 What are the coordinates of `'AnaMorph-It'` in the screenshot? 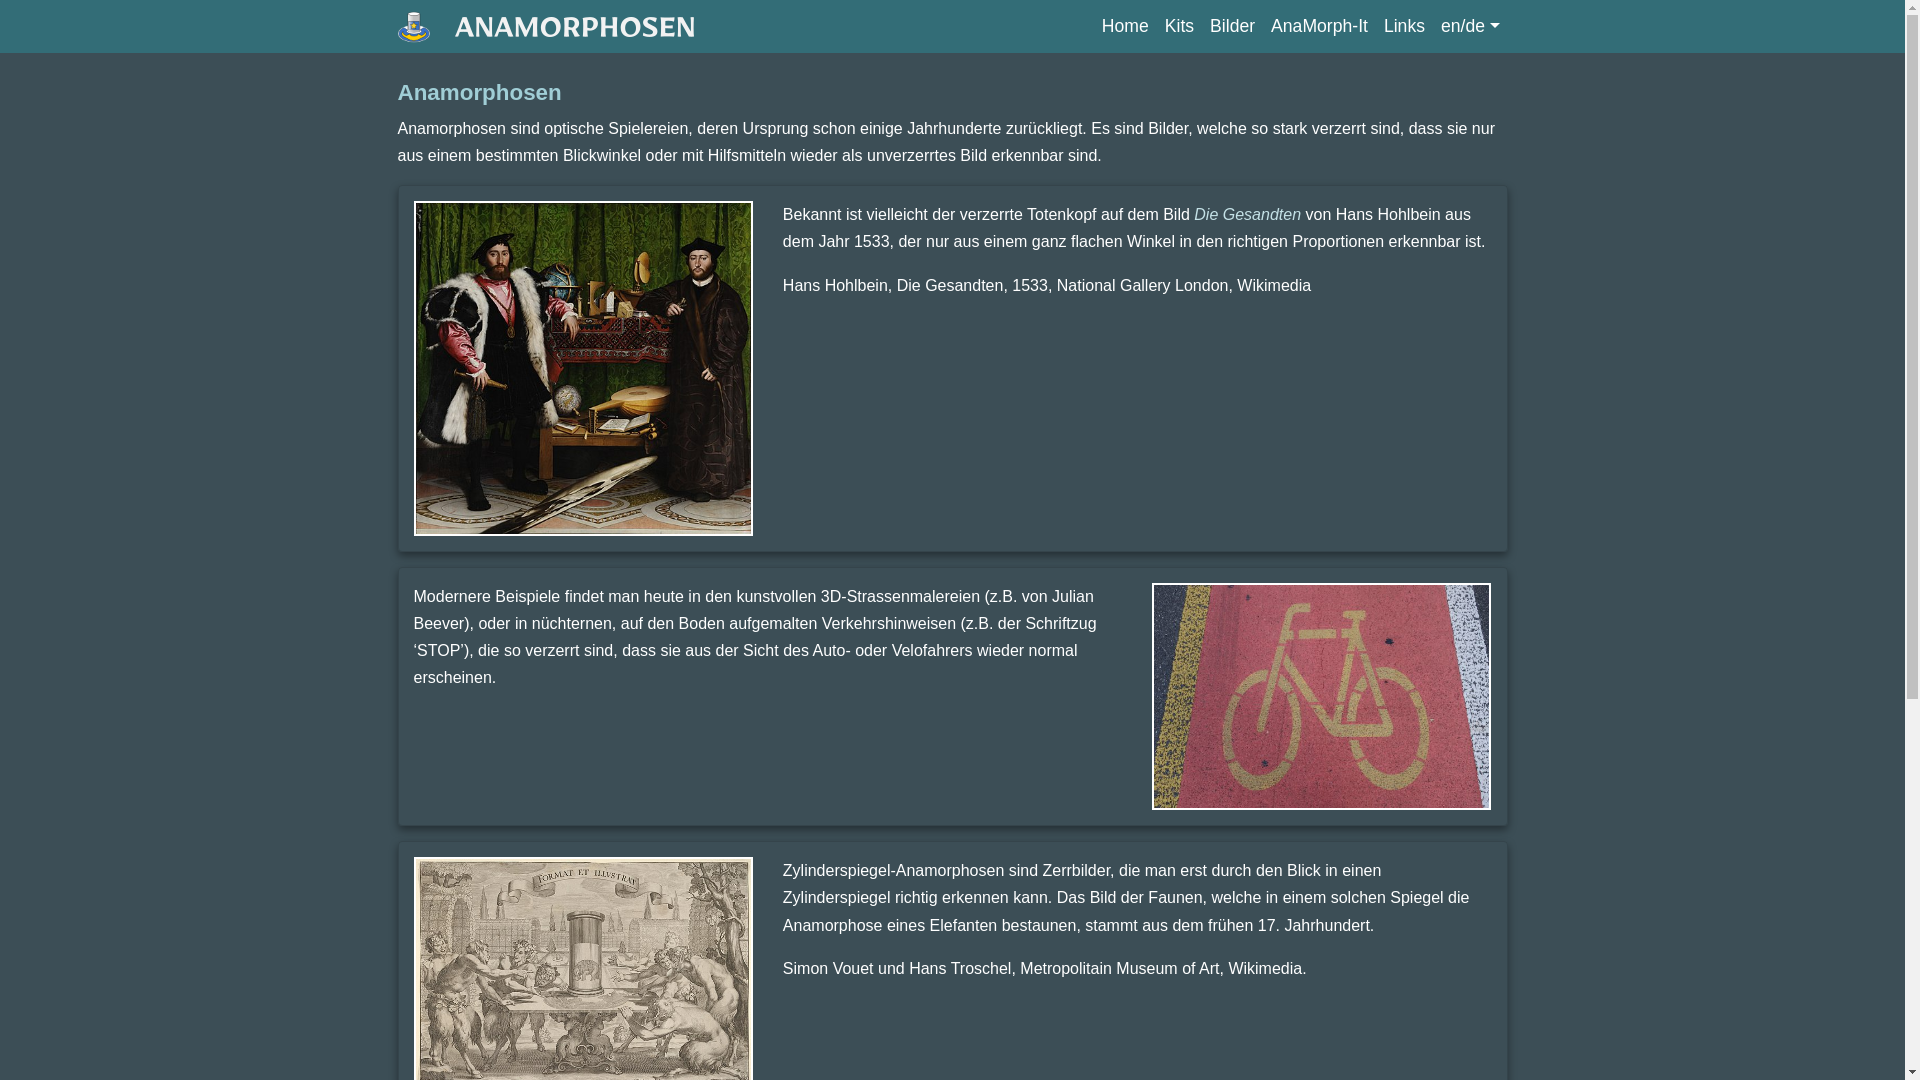 It's located at (1319, 26).